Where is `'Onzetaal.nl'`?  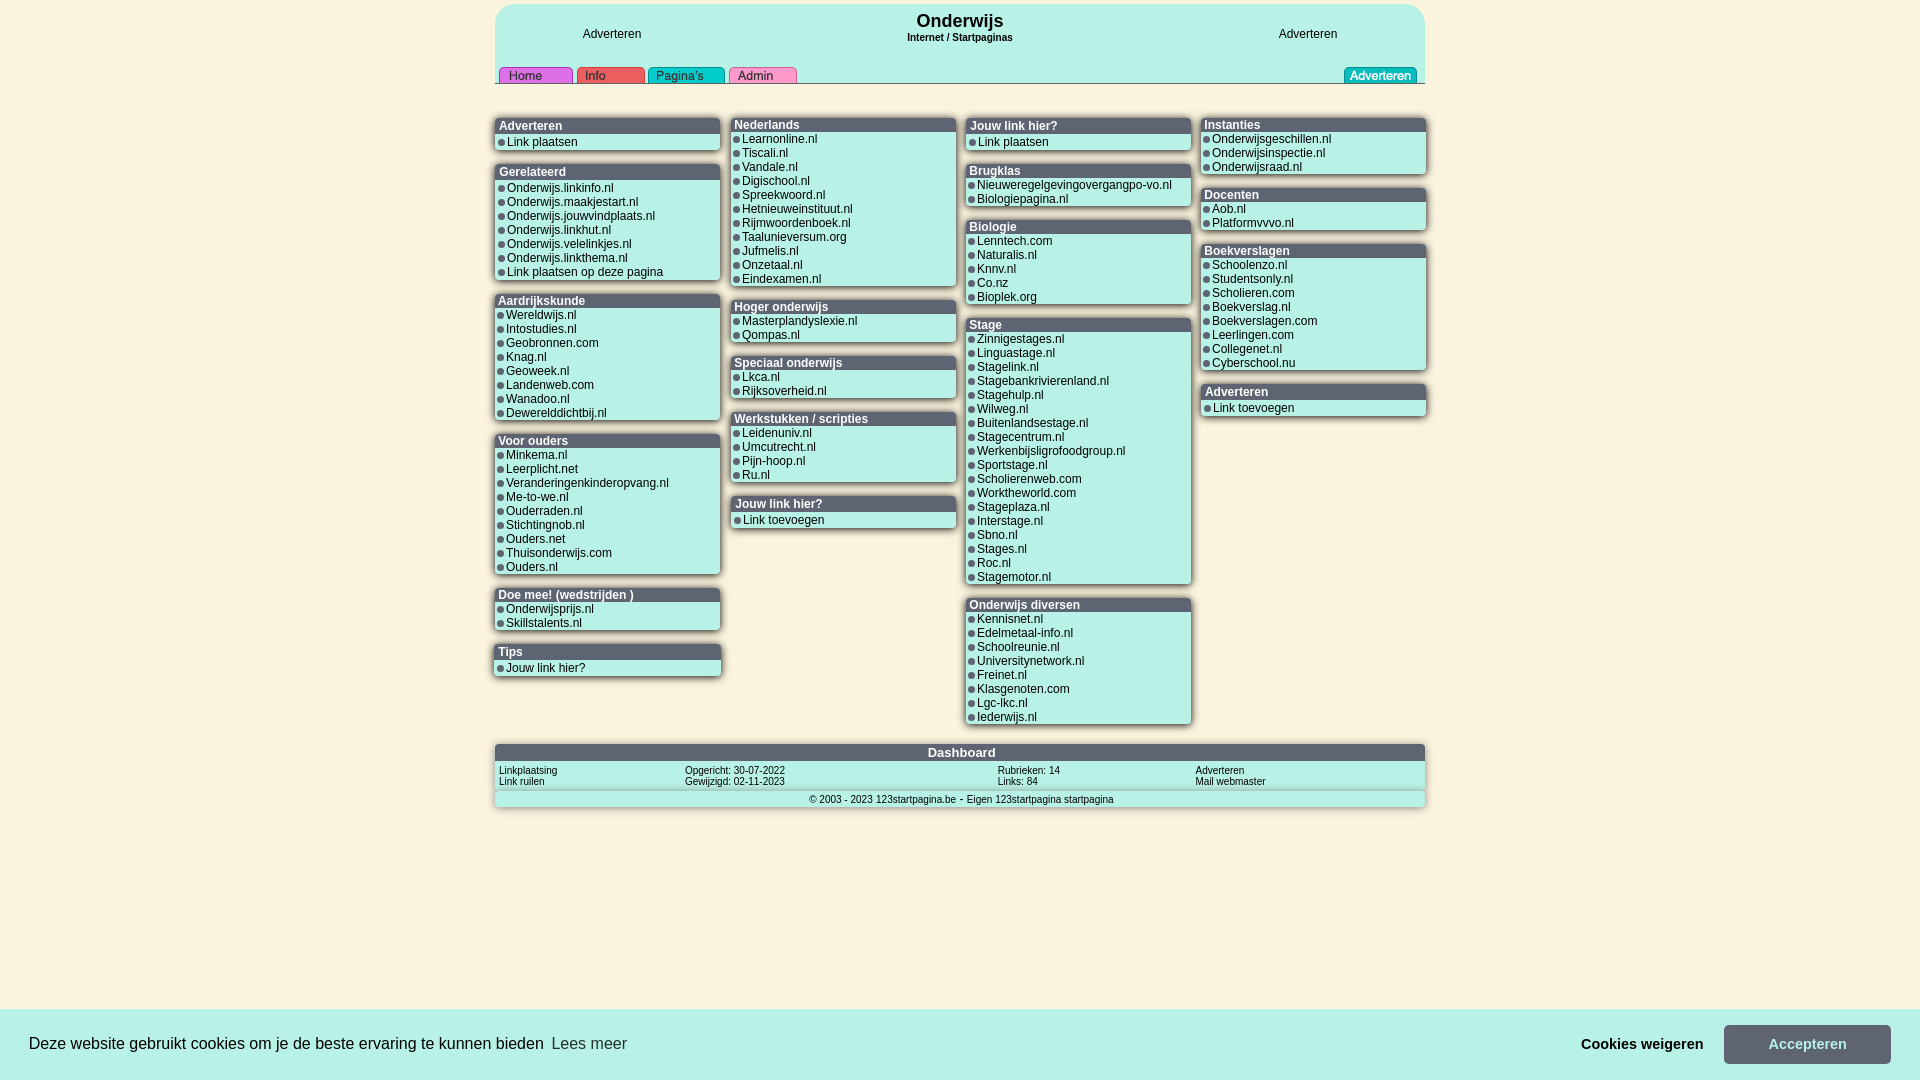 'Onzetaal.nl' is located at coordinates (771, 264).